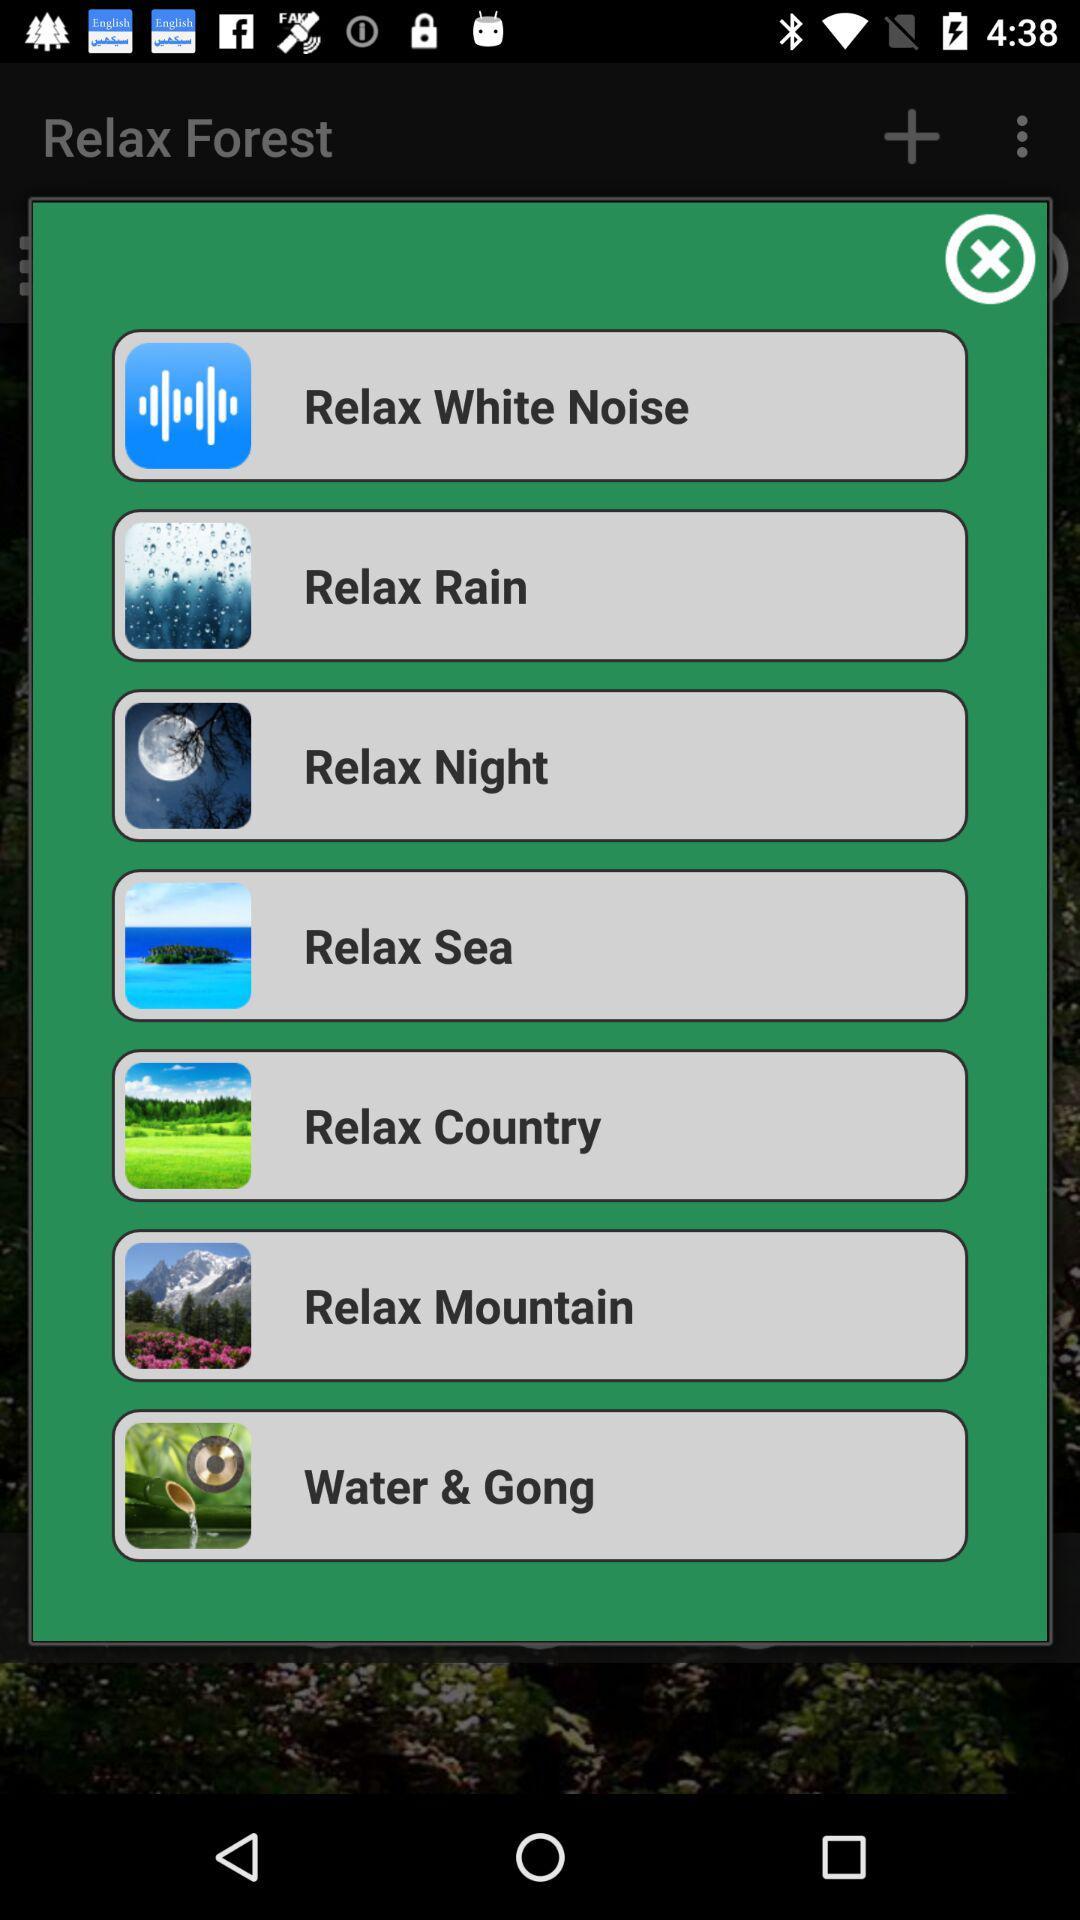  What do you see at coordinates (540, 1485) in the screenshot?
I see `water & gong item` at bounding box center [540, 1485].